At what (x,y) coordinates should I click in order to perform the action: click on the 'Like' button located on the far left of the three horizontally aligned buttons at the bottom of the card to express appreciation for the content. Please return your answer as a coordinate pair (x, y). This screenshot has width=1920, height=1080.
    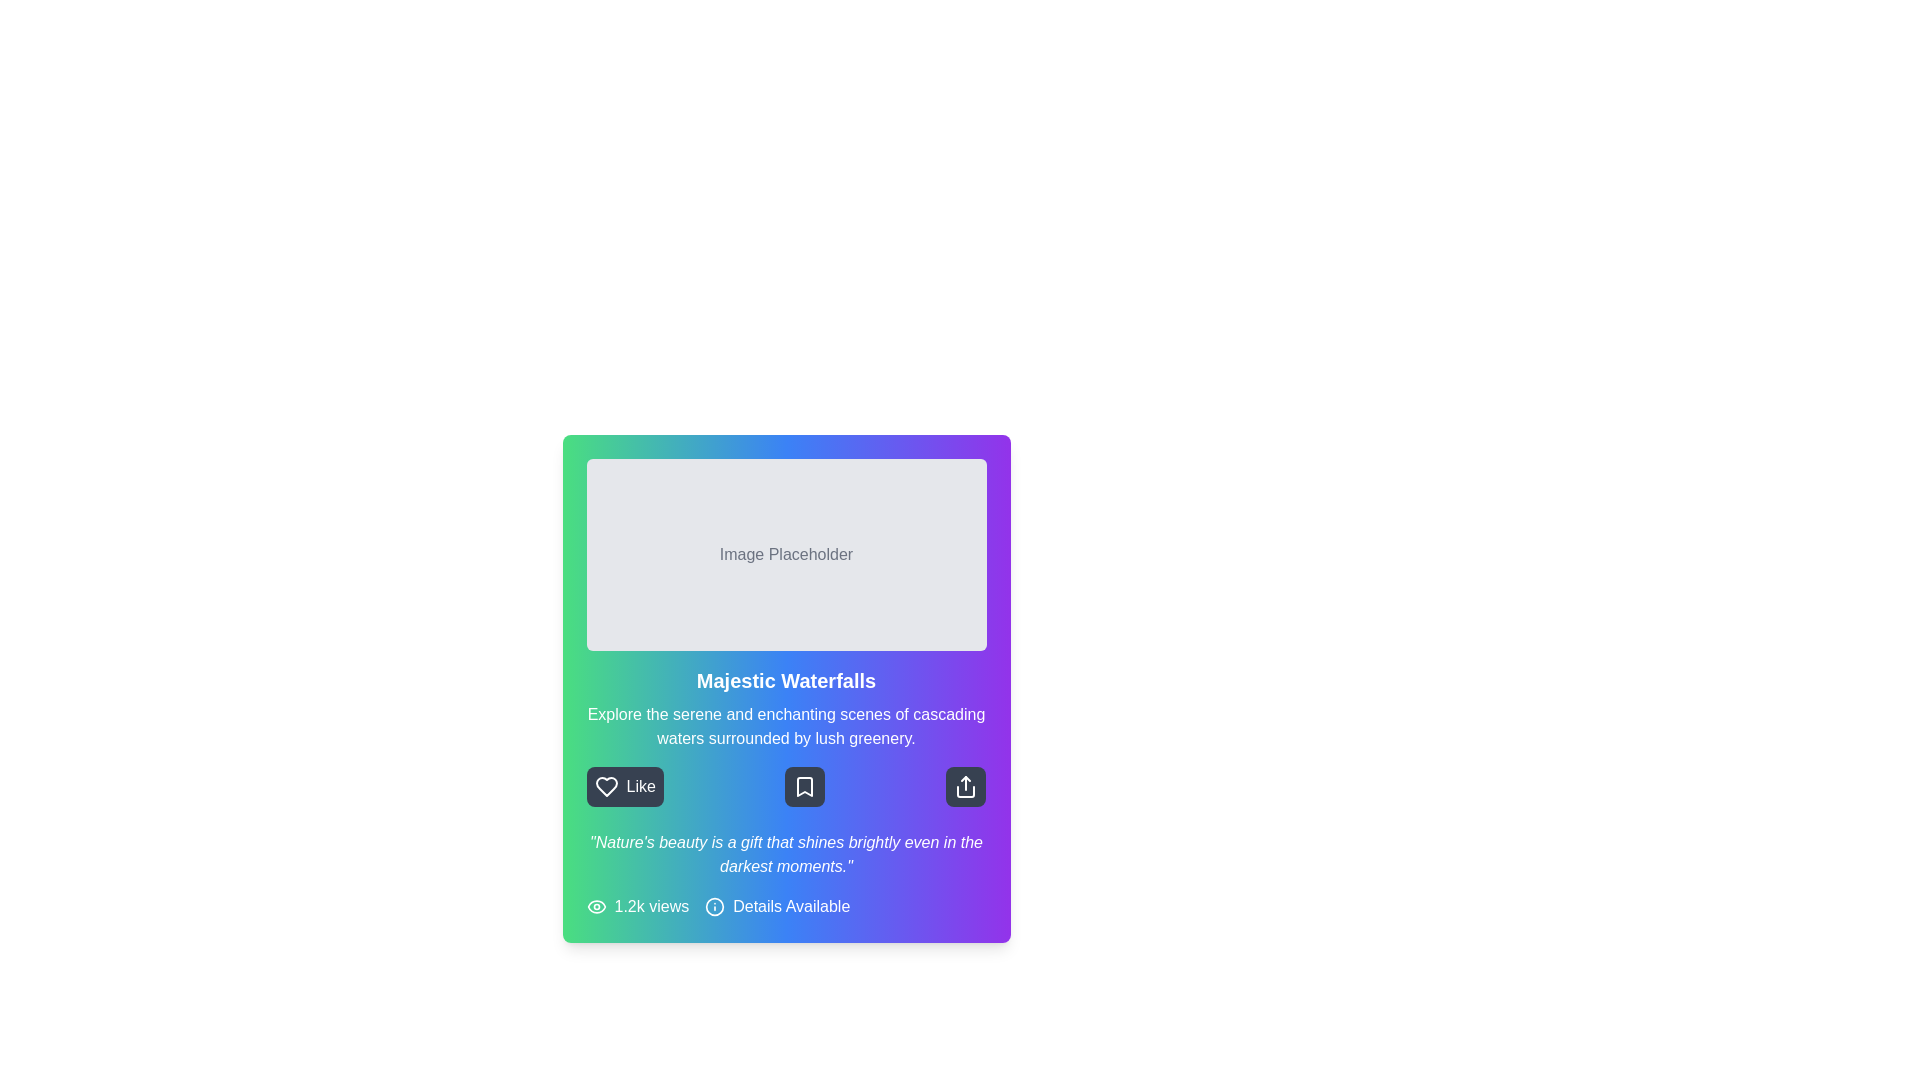
    Looking at the image, I should click on (624, 785).